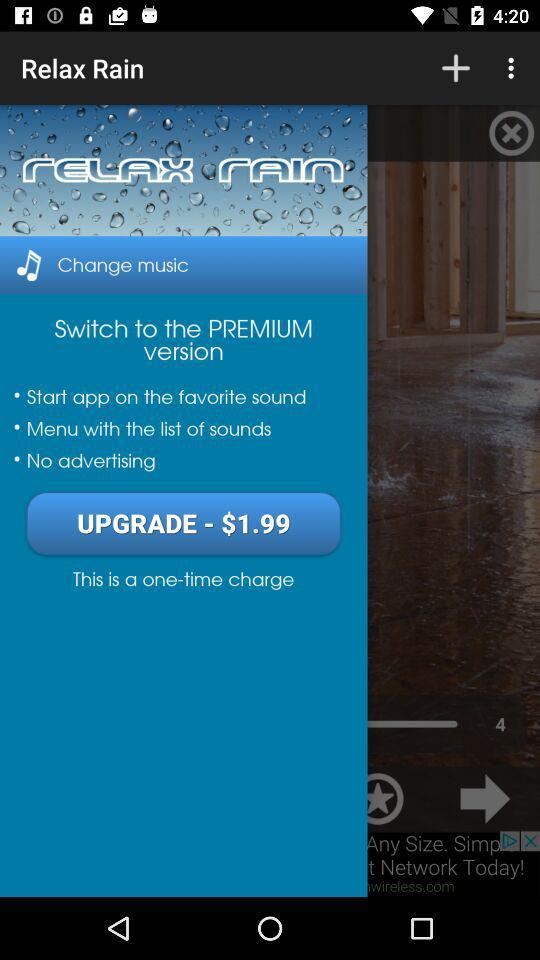 The height and width of the screenshot is (960, 540). I want to click on the star icon, so click(377, 798).